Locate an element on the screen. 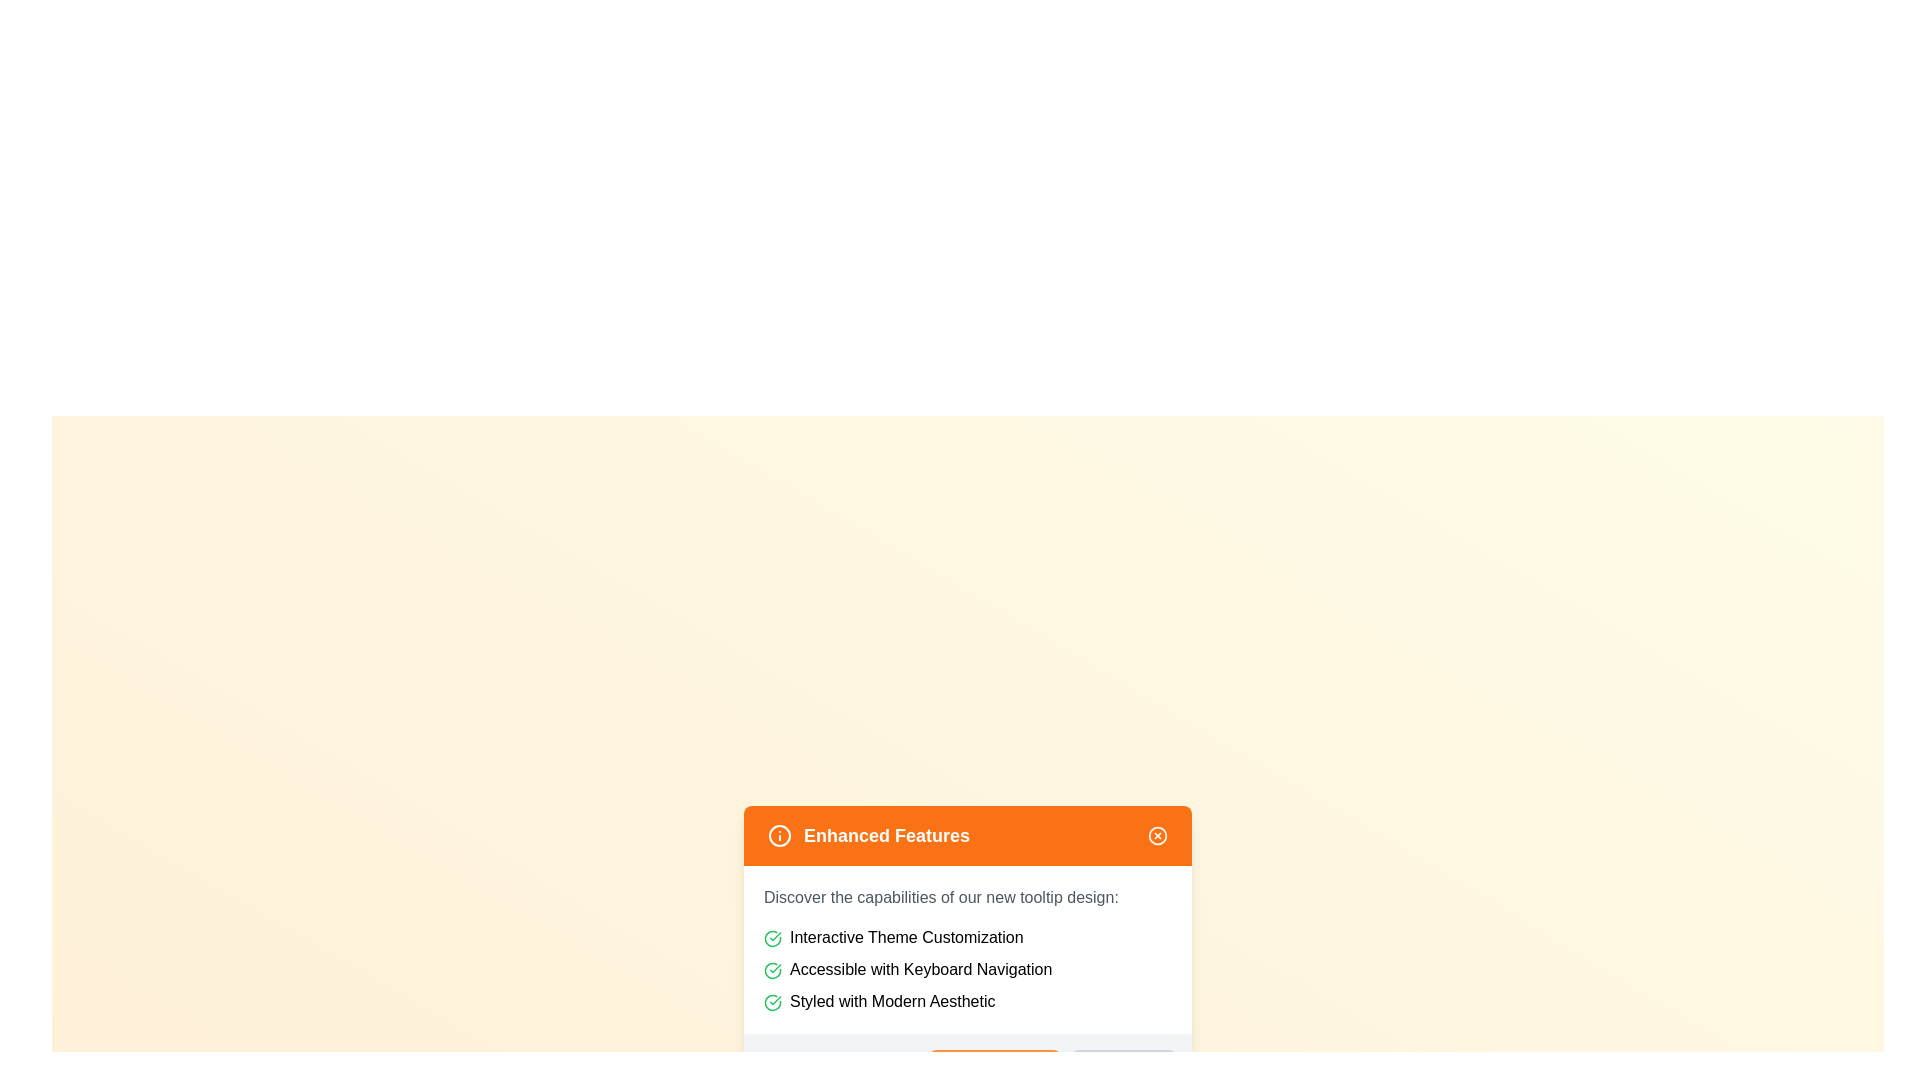 The image size is (1920, 1080). the green circular icon with a checkmark located to the left of the label 'Accessible with Keyboard Navigation' is located at coordinates (771, 968).